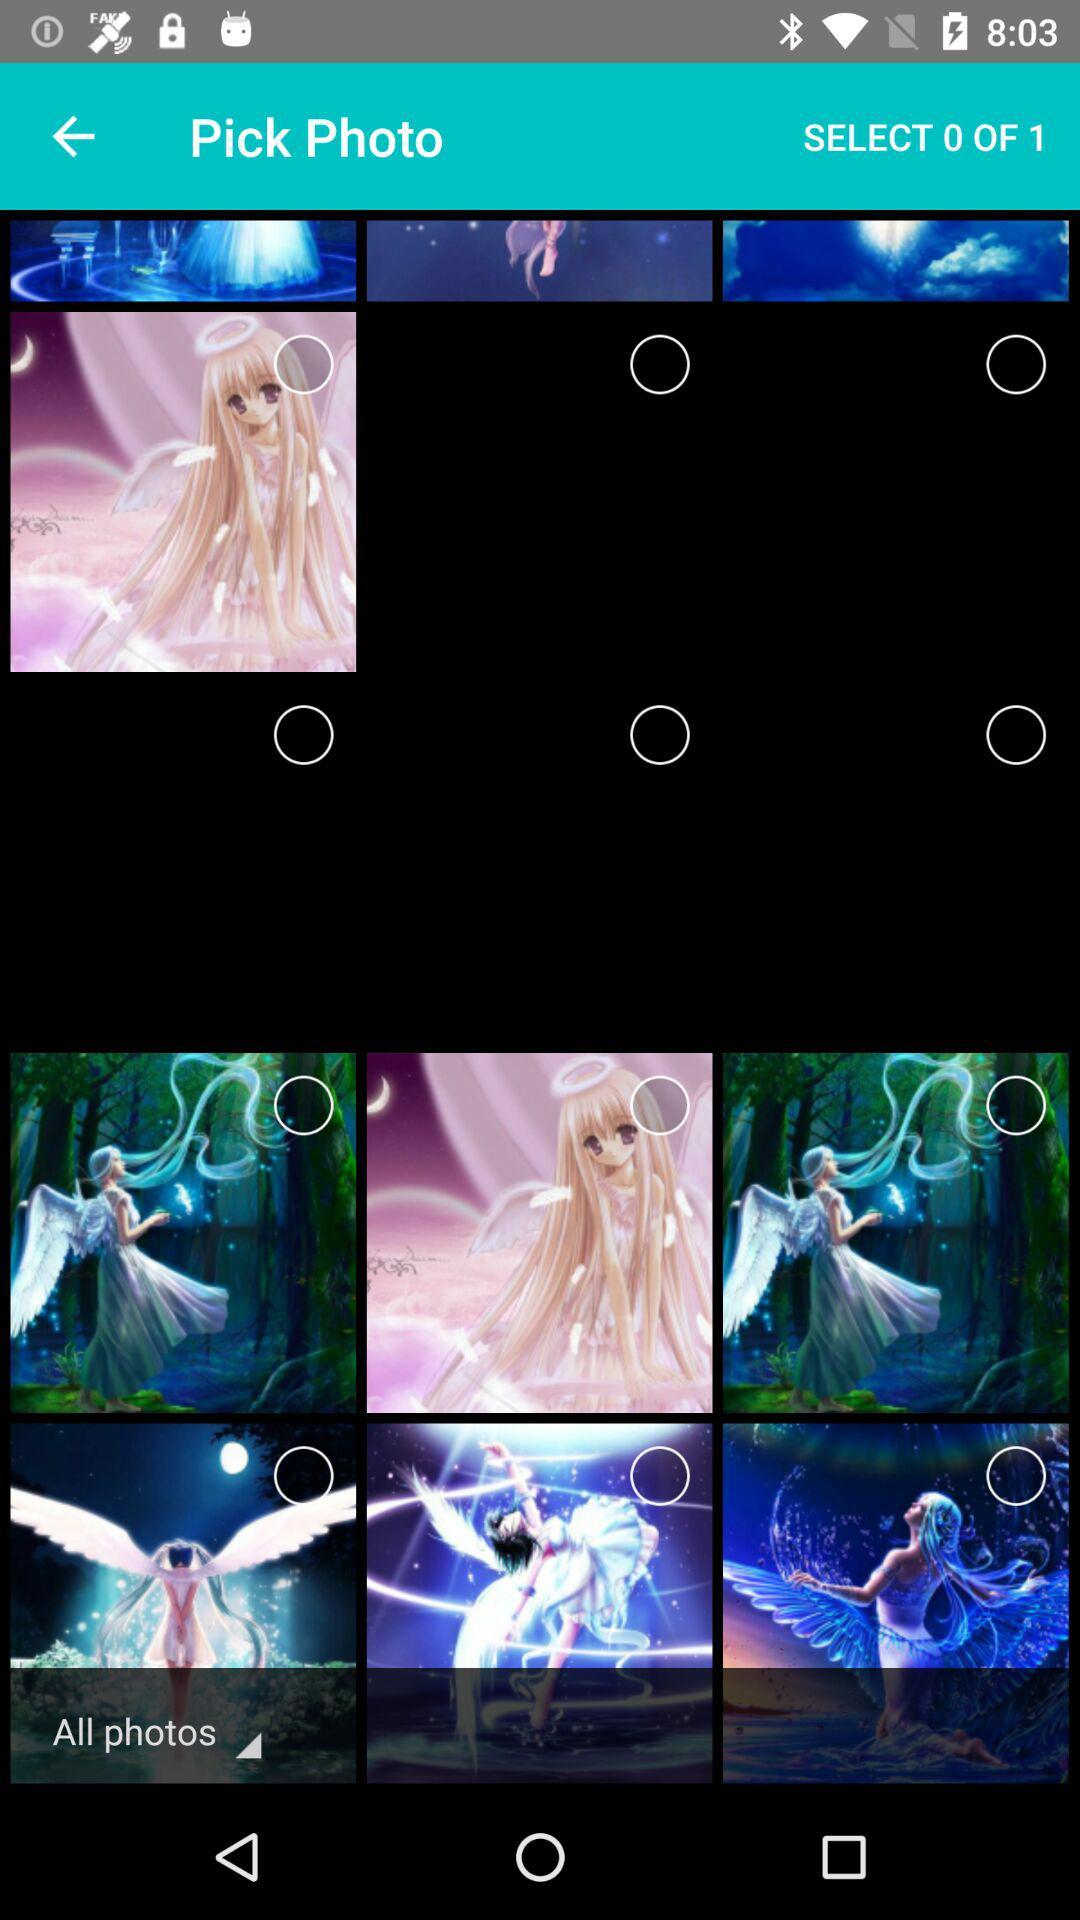  What do you see at coordinates (303, 364) in the screenshot?
I see `click select option` at bounding box center [303, 364].